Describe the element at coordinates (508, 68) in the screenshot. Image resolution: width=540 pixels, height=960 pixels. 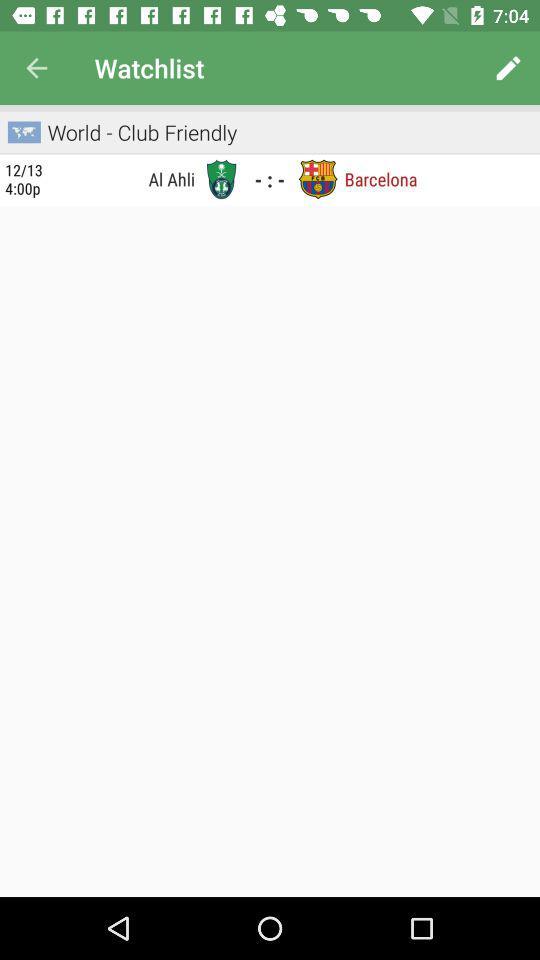
I see `item next to the watchlist icon` at that location.